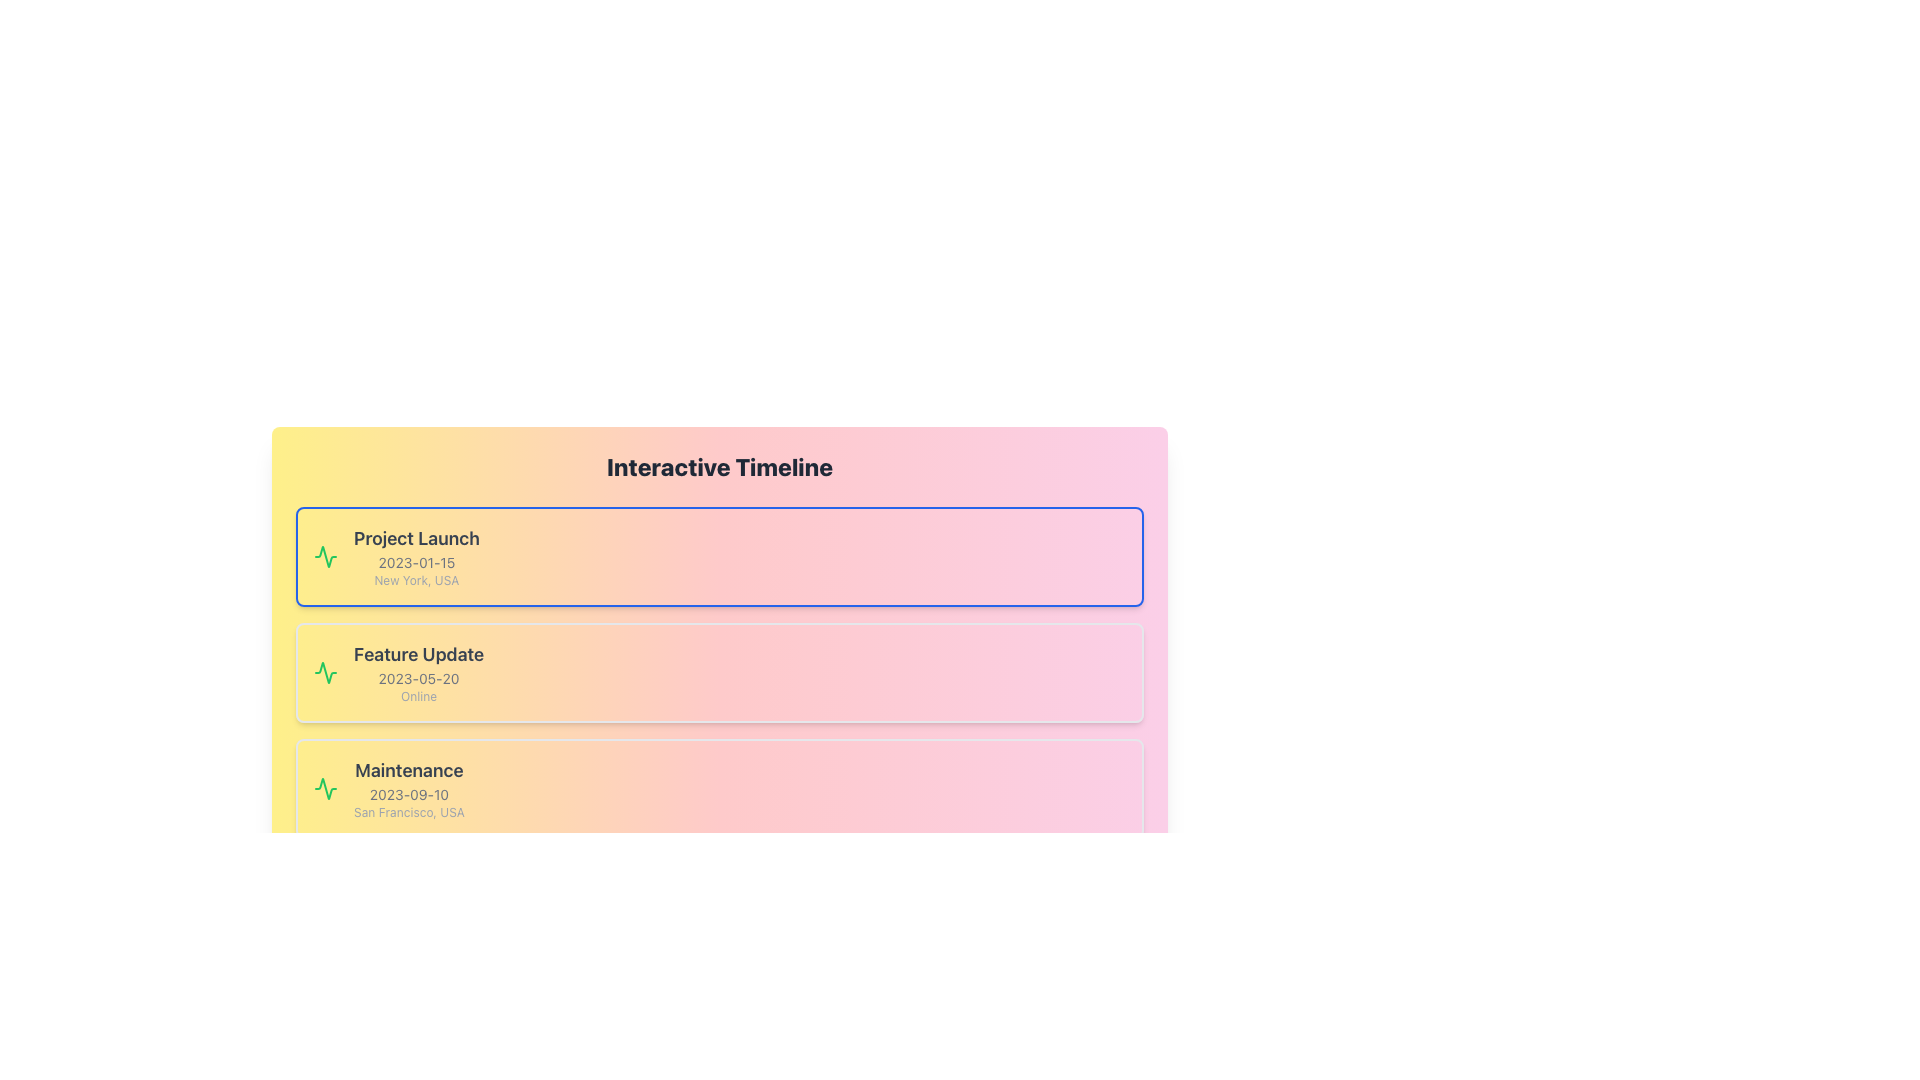 The width and height of the screenshot is (1920, 1080). Describe the element at coordinates (418, 672) in the screenshot. I see `the 'Feature Update' text block in the Interactive Timeline section, which contains the date '2023-05-20' and the status 'Online'` at that location.